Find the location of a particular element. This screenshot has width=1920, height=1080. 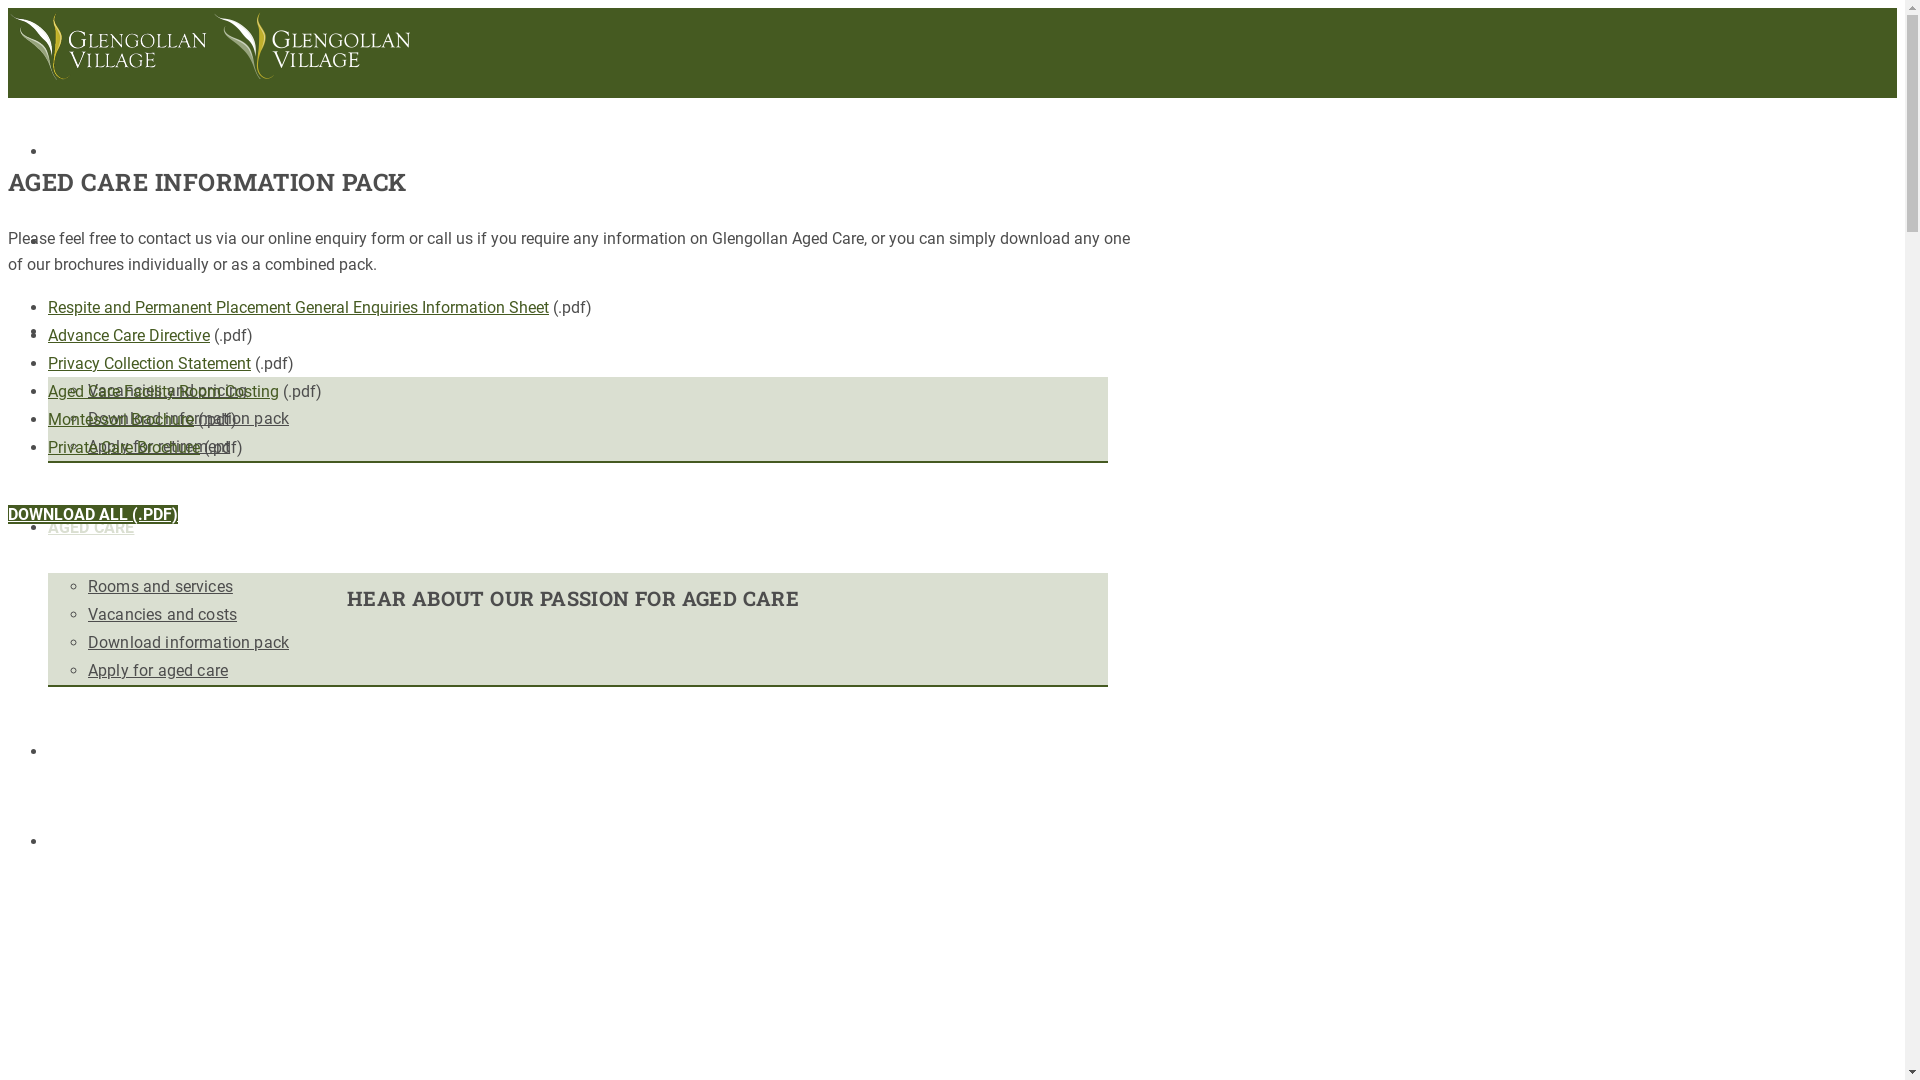

'Apply for aged care' is located at coordinates (157, 670).